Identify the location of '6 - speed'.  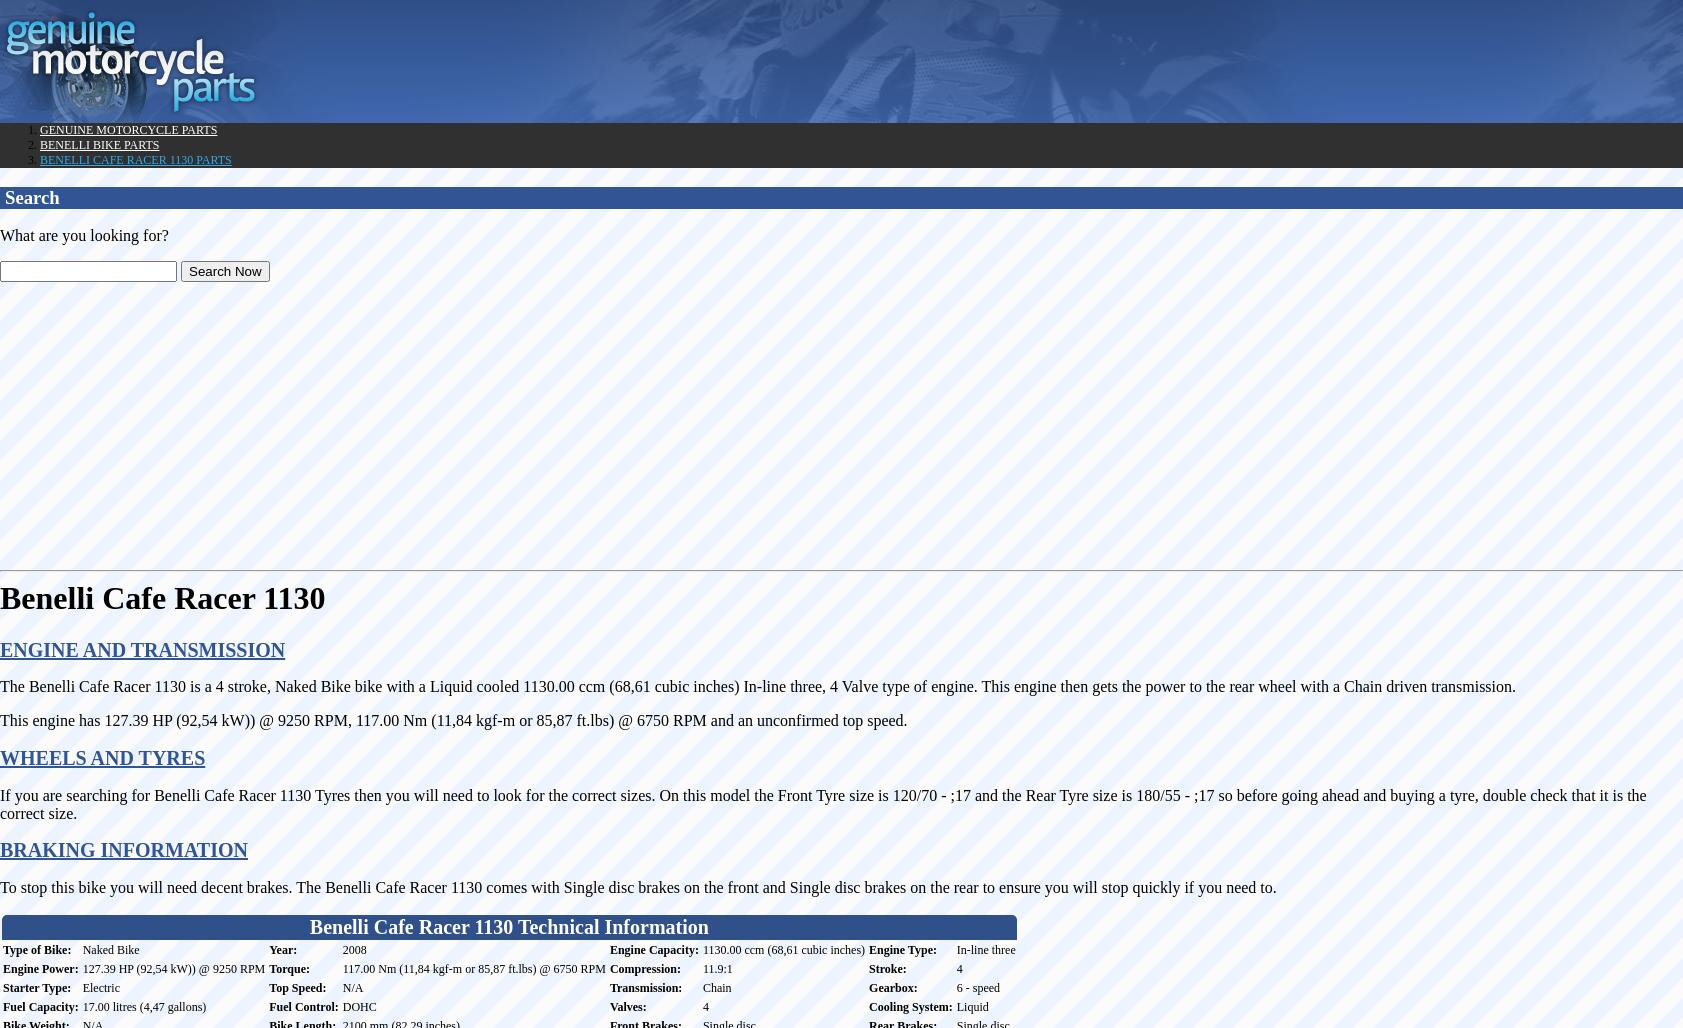
(977, 985).